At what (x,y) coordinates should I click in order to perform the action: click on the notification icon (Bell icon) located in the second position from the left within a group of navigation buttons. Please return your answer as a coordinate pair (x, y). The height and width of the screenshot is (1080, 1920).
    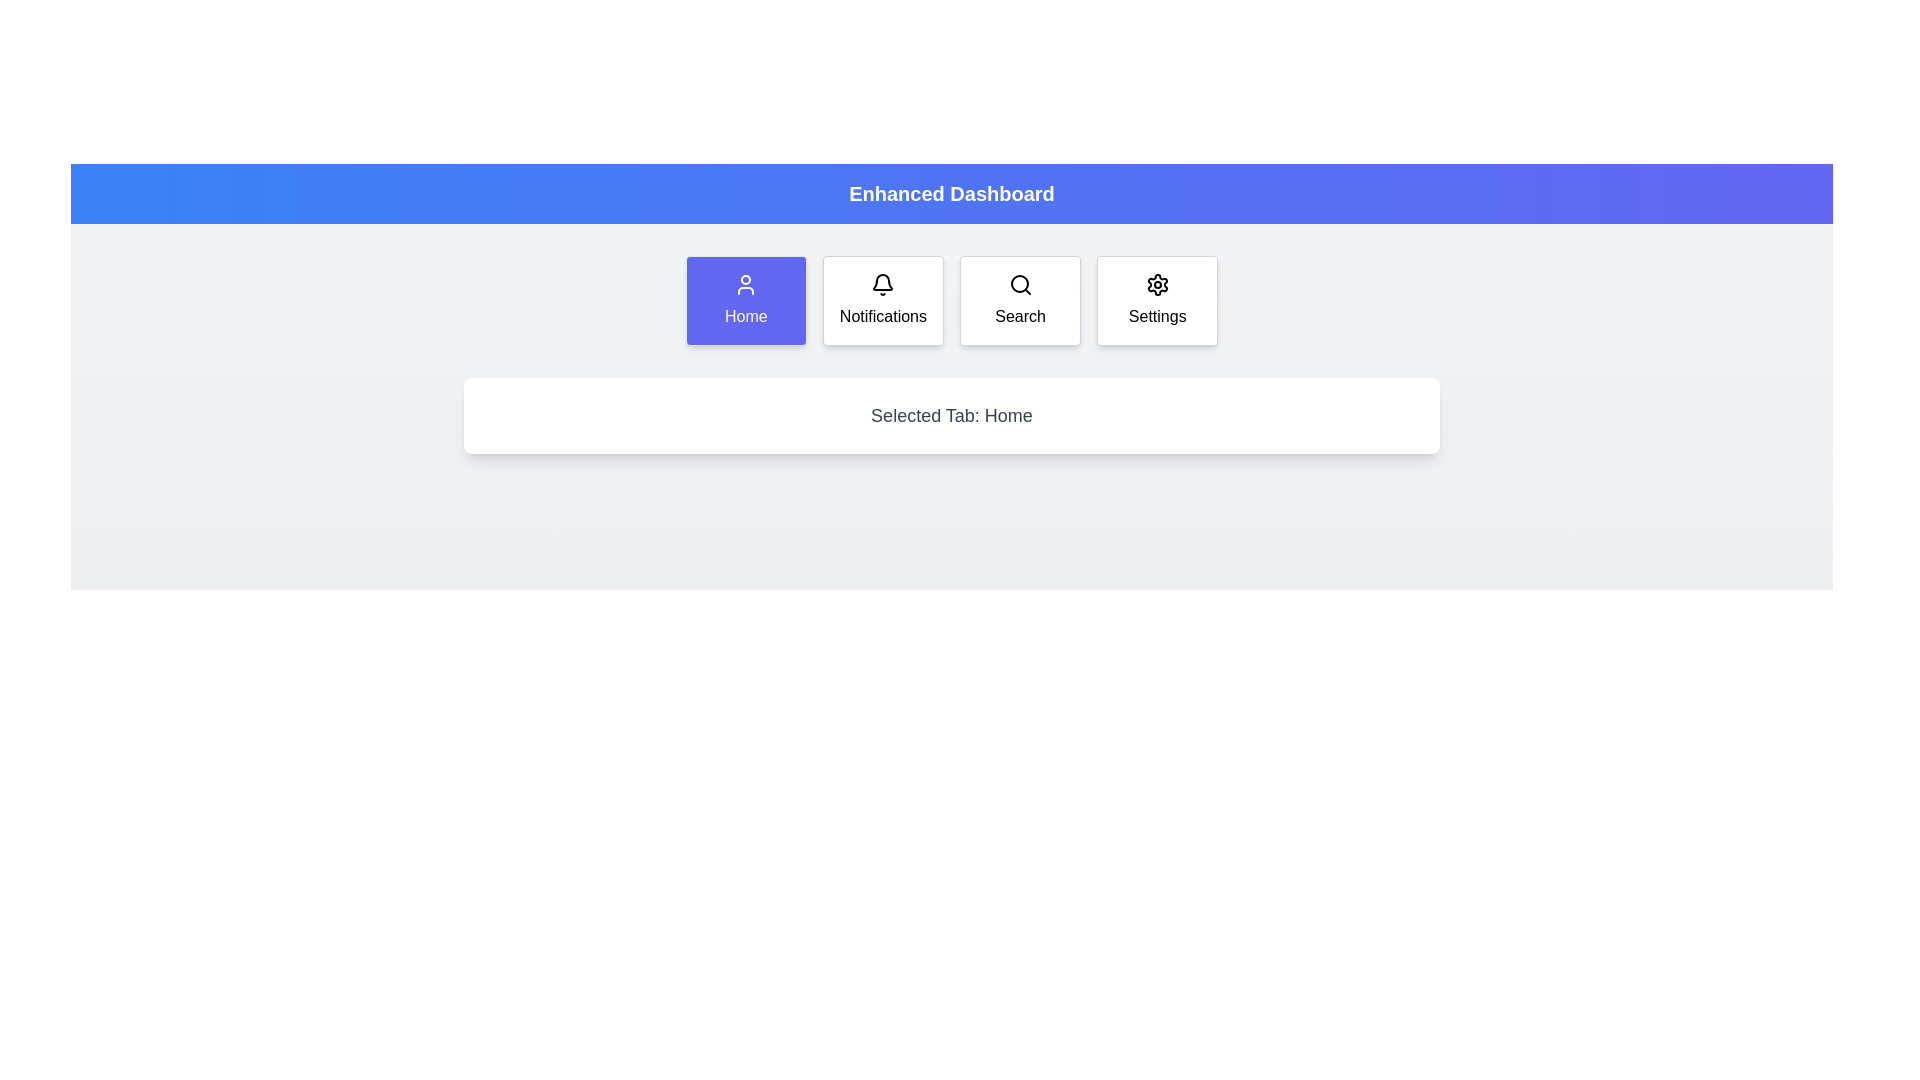
    Looking at the image, I should click on (882, 285).